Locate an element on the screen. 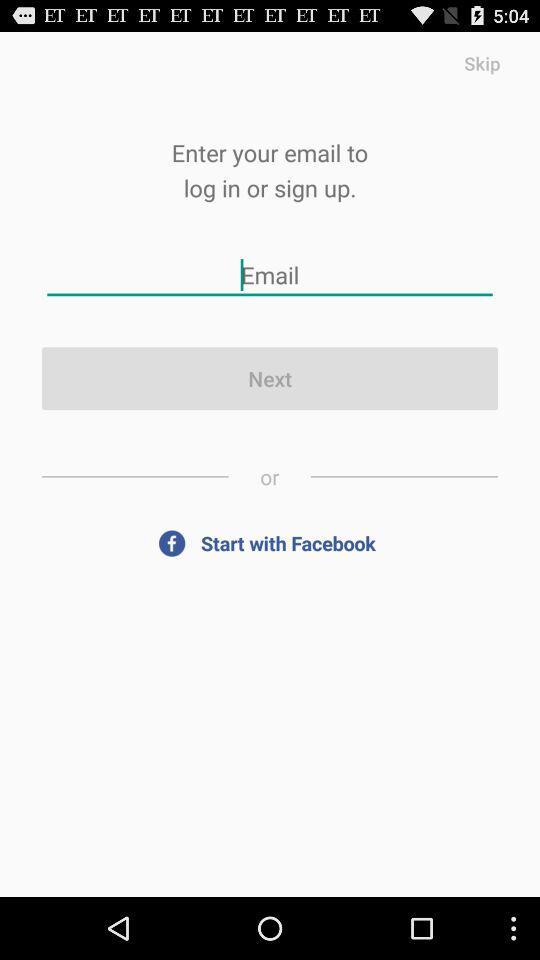 The width and height of the screenshot is (540, 960). item above enter your email item is located at coordinates (481, 62).